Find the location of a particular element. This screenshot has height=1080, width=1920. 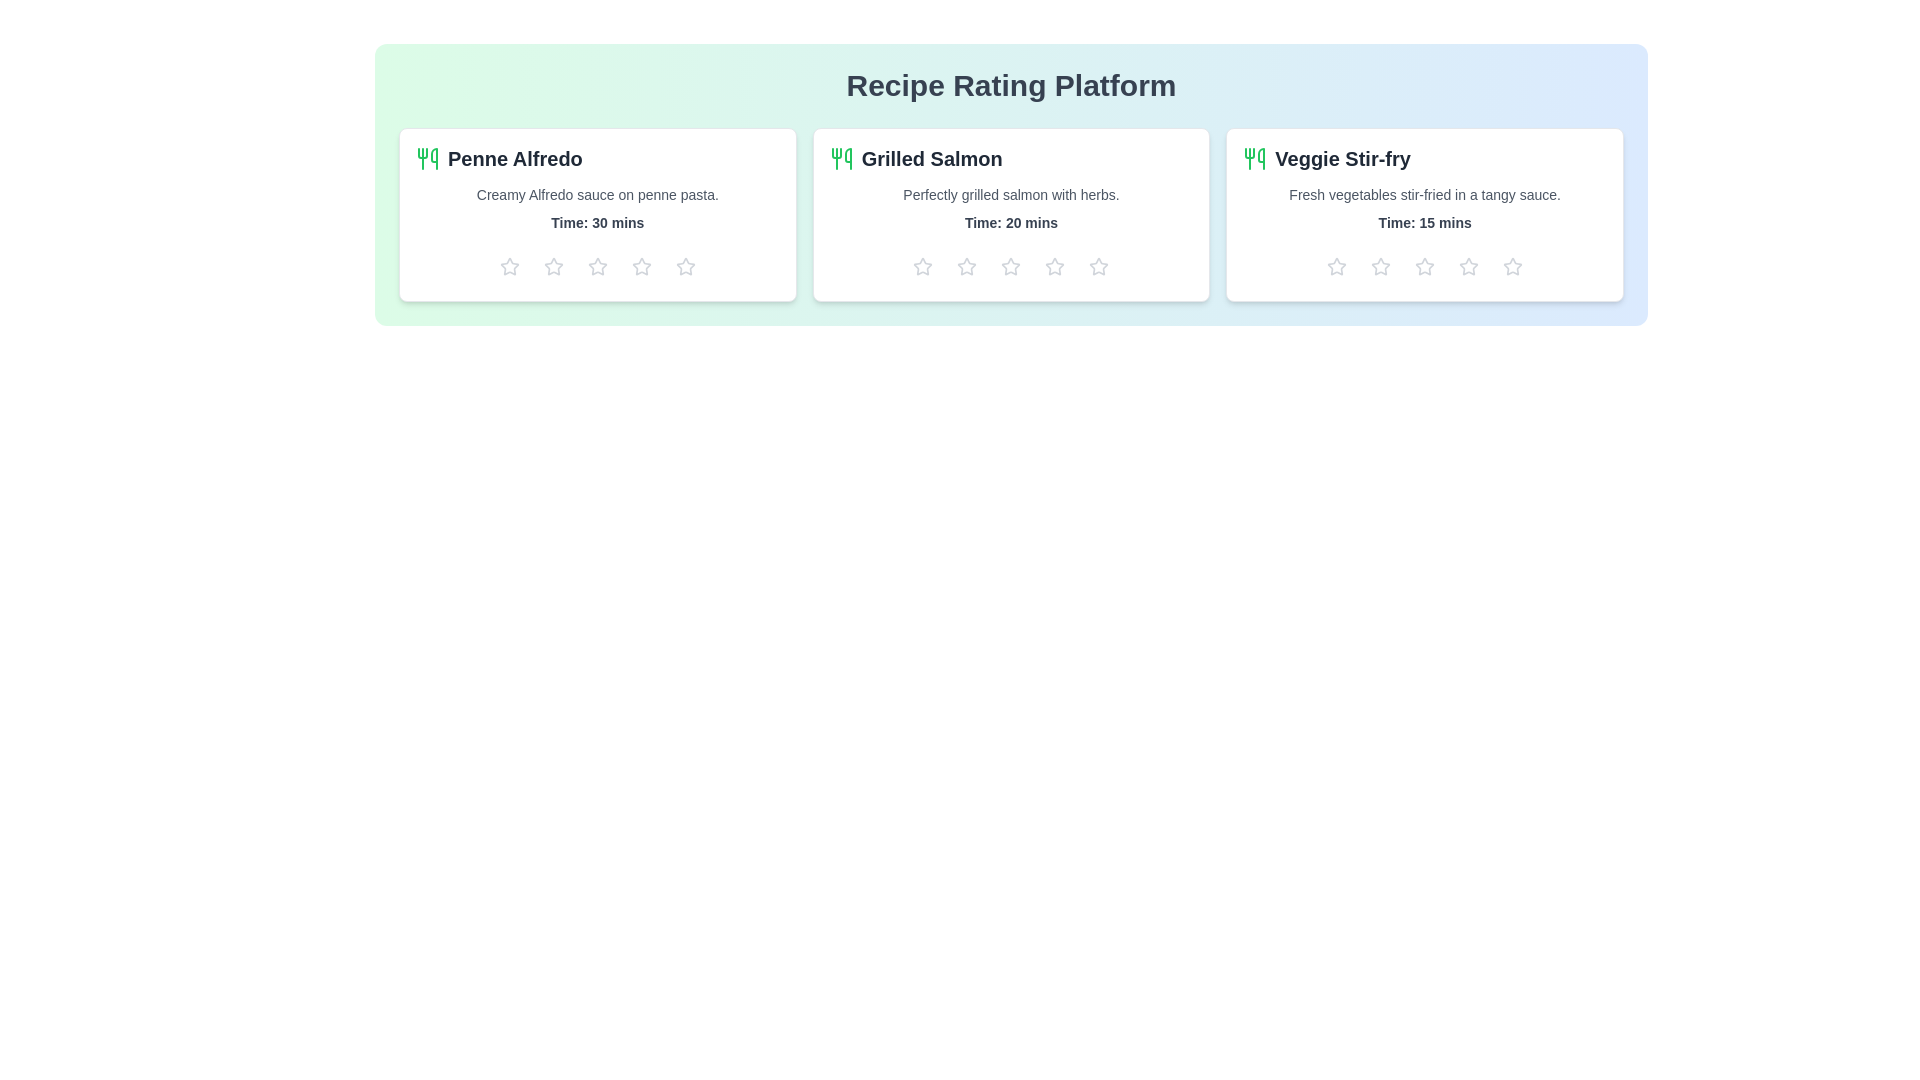

the star icon to set the rating to 2 for the recipe Veggie Stir-fry is located at coordinates (1380, 265).